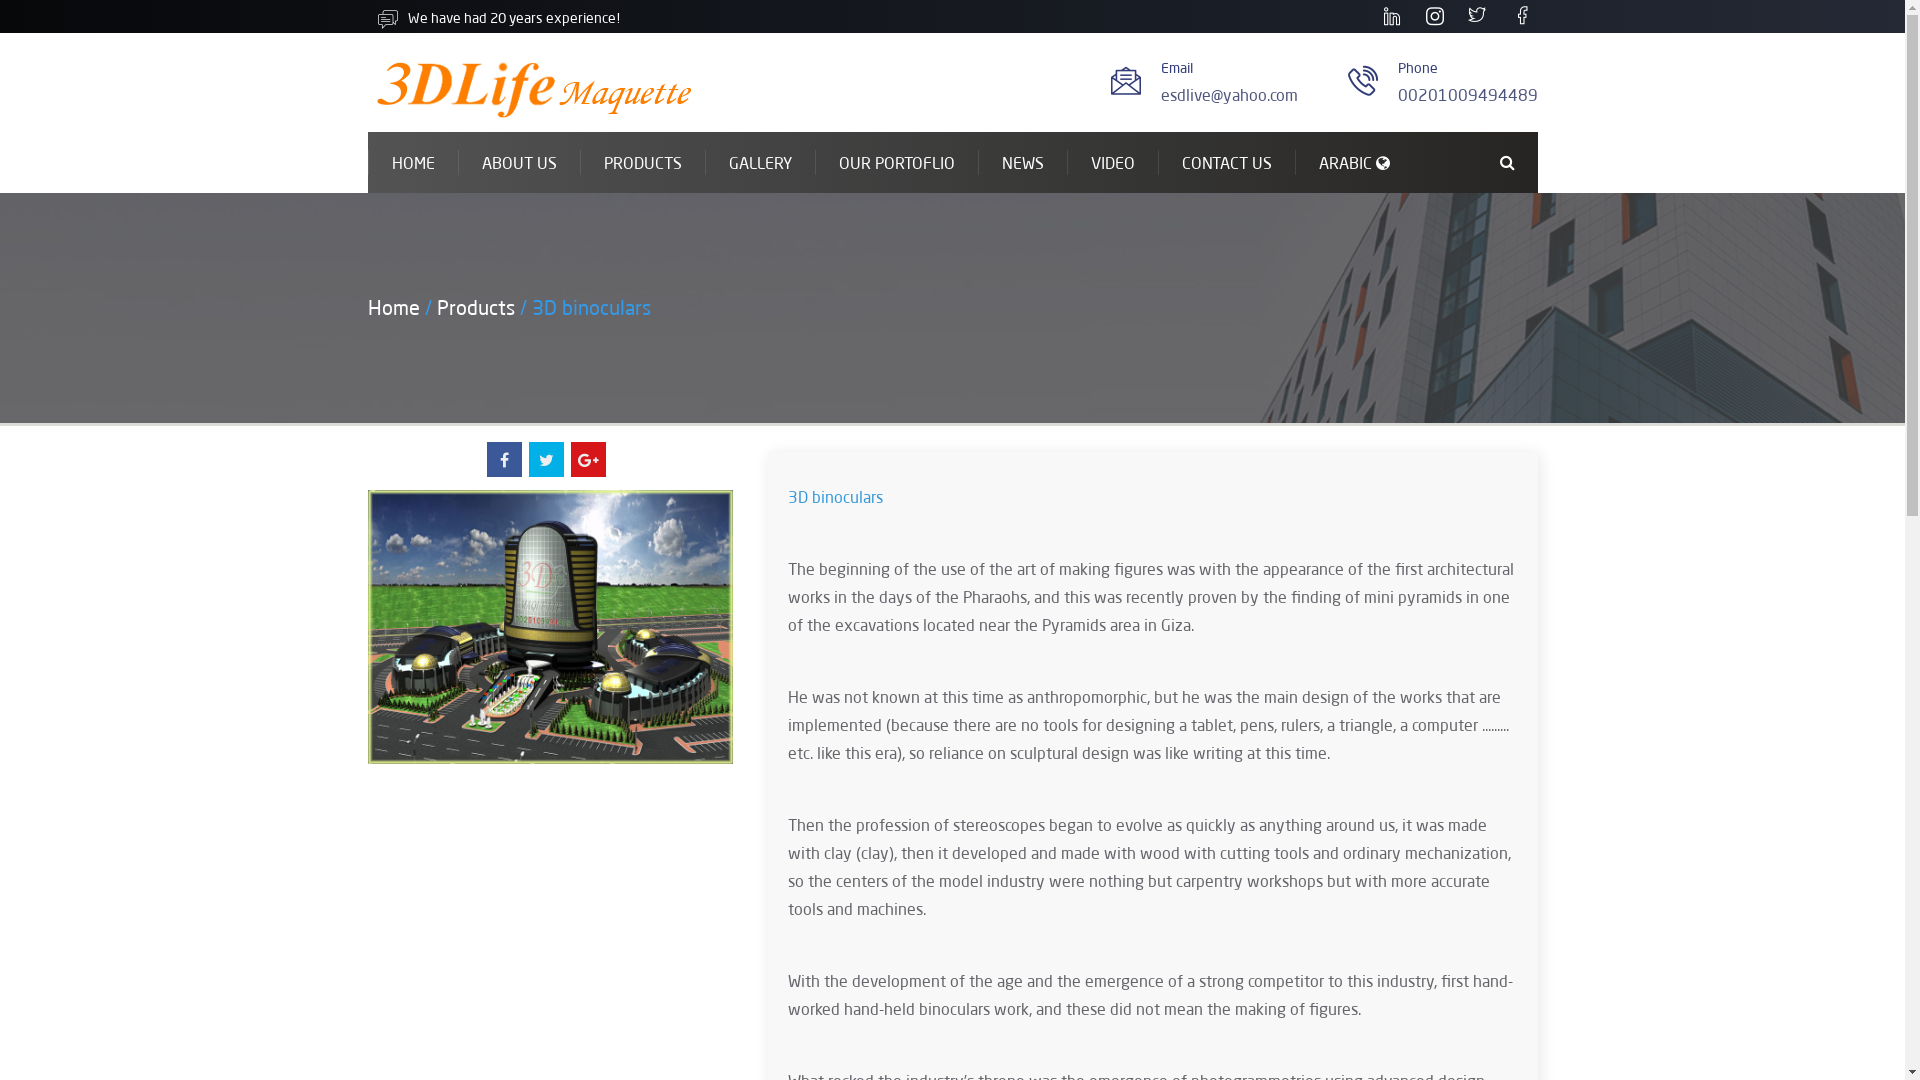  I want to click on 'HOME', so click(368, 161).